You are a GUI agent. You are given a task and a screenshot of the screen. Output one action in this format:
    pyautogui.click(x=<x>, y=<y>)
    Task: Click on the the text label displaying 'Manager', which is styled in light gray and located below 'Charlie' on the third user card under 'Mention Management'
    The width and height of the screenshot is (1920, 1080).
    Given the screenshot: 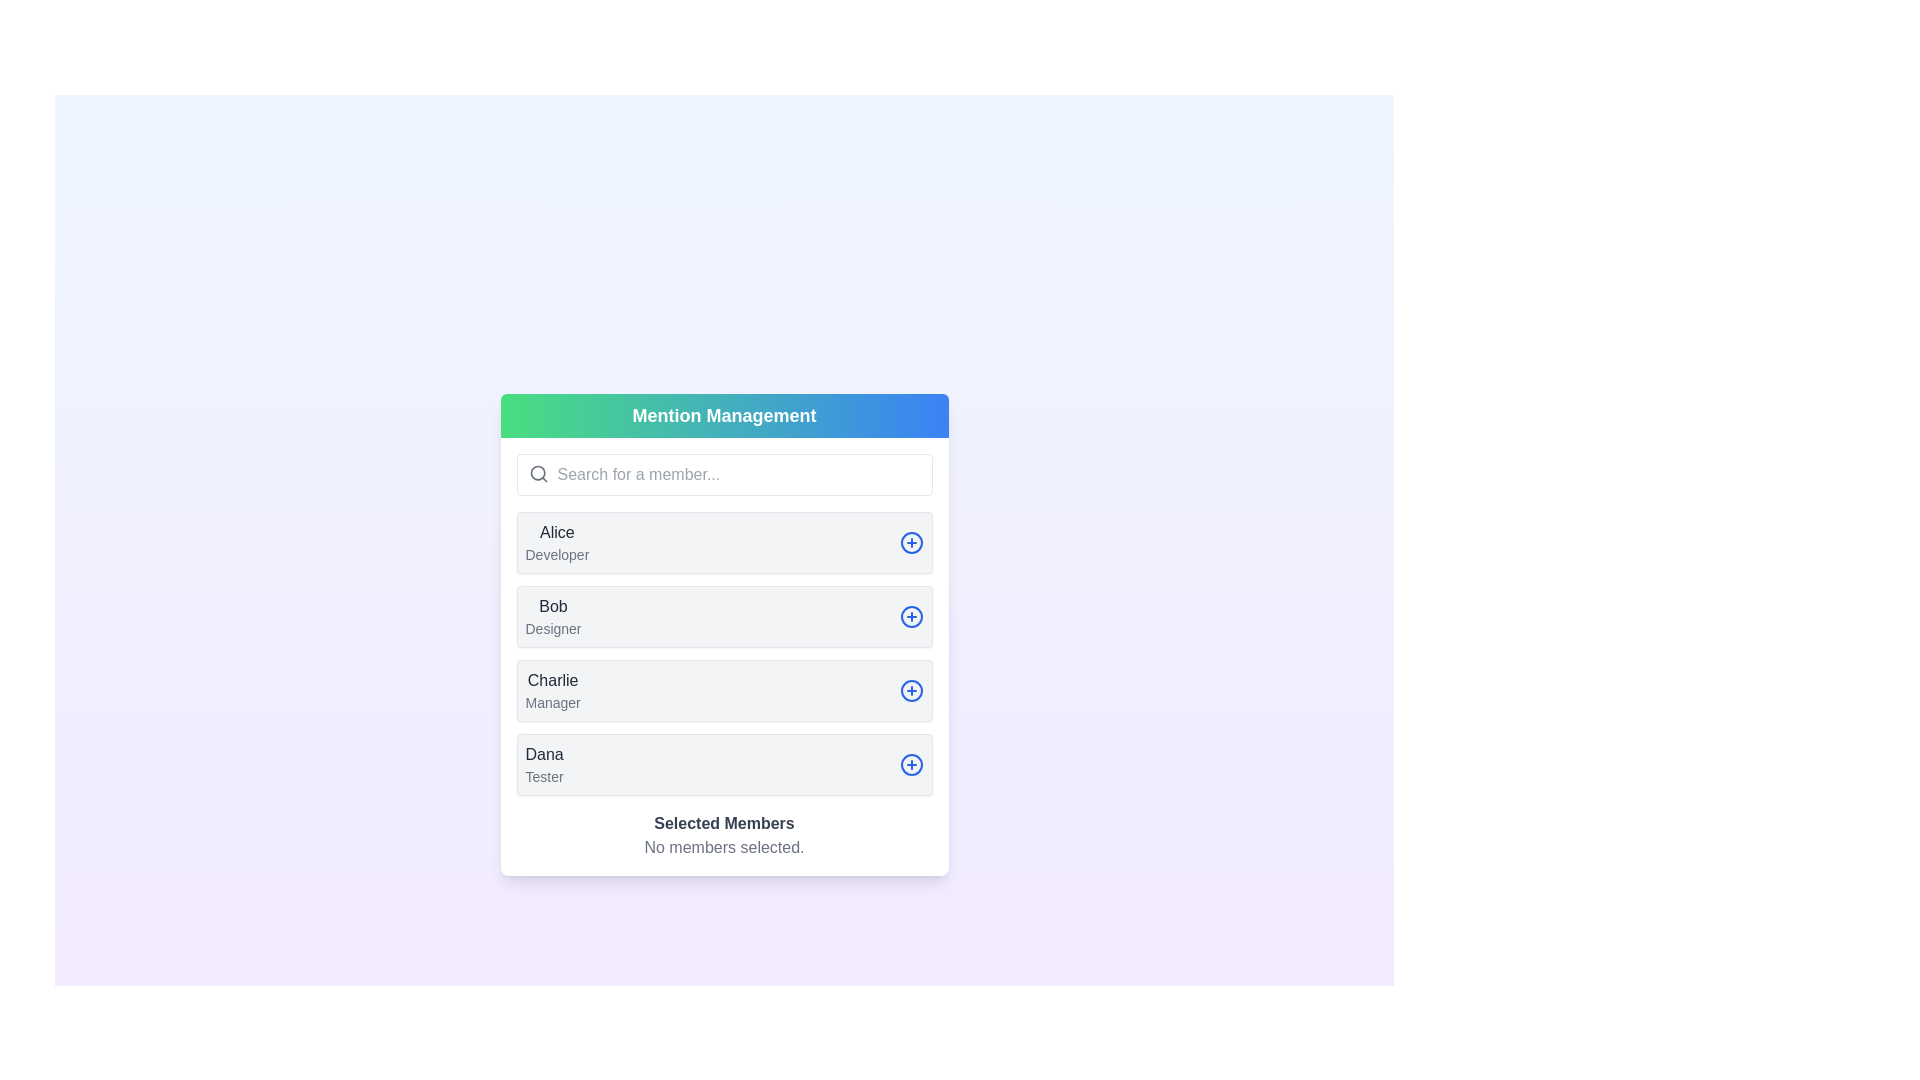 What is the action you would take?
    pyautogui.click(x=553, y=701)
    